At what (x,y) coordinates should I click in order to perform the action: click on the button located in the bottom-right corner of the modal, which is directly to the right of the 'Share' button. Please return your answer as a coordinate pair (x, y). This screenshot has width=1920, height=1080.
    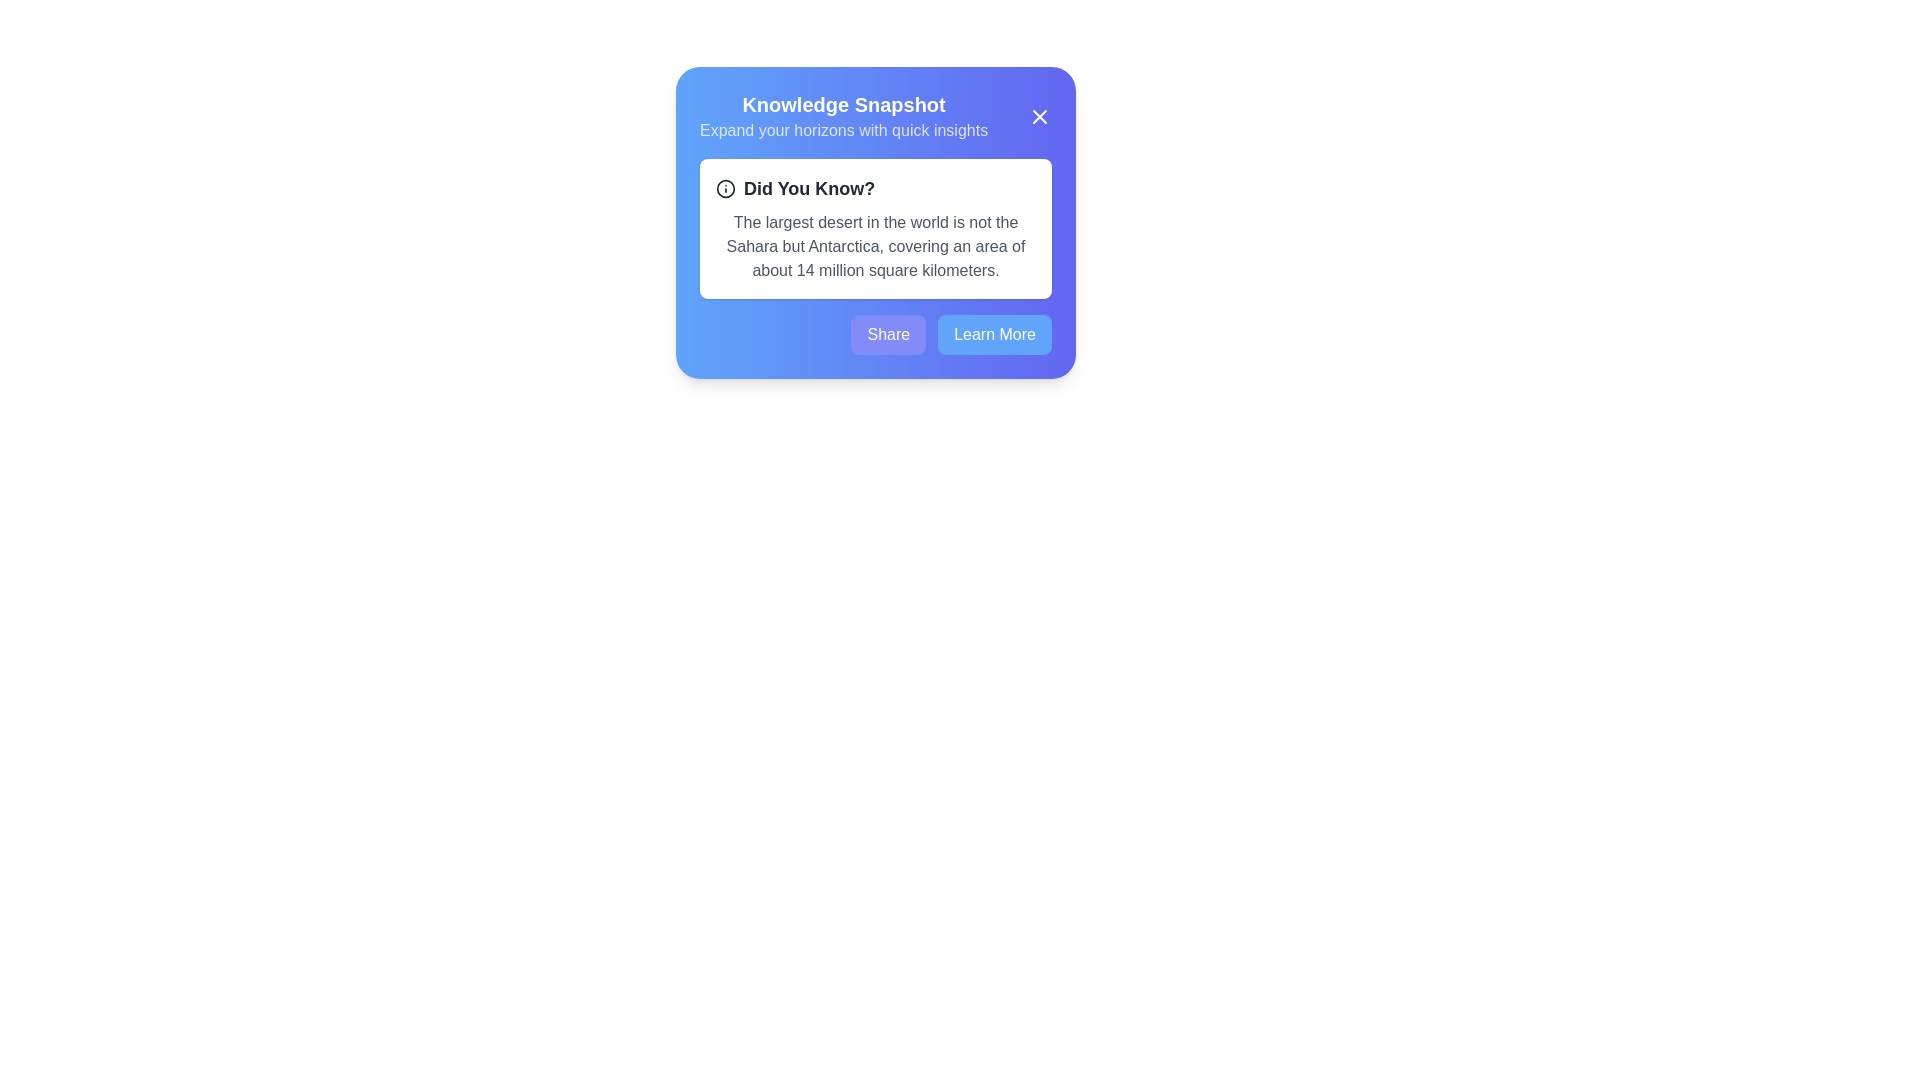
    Looking at the image, I should click on (995, 334).